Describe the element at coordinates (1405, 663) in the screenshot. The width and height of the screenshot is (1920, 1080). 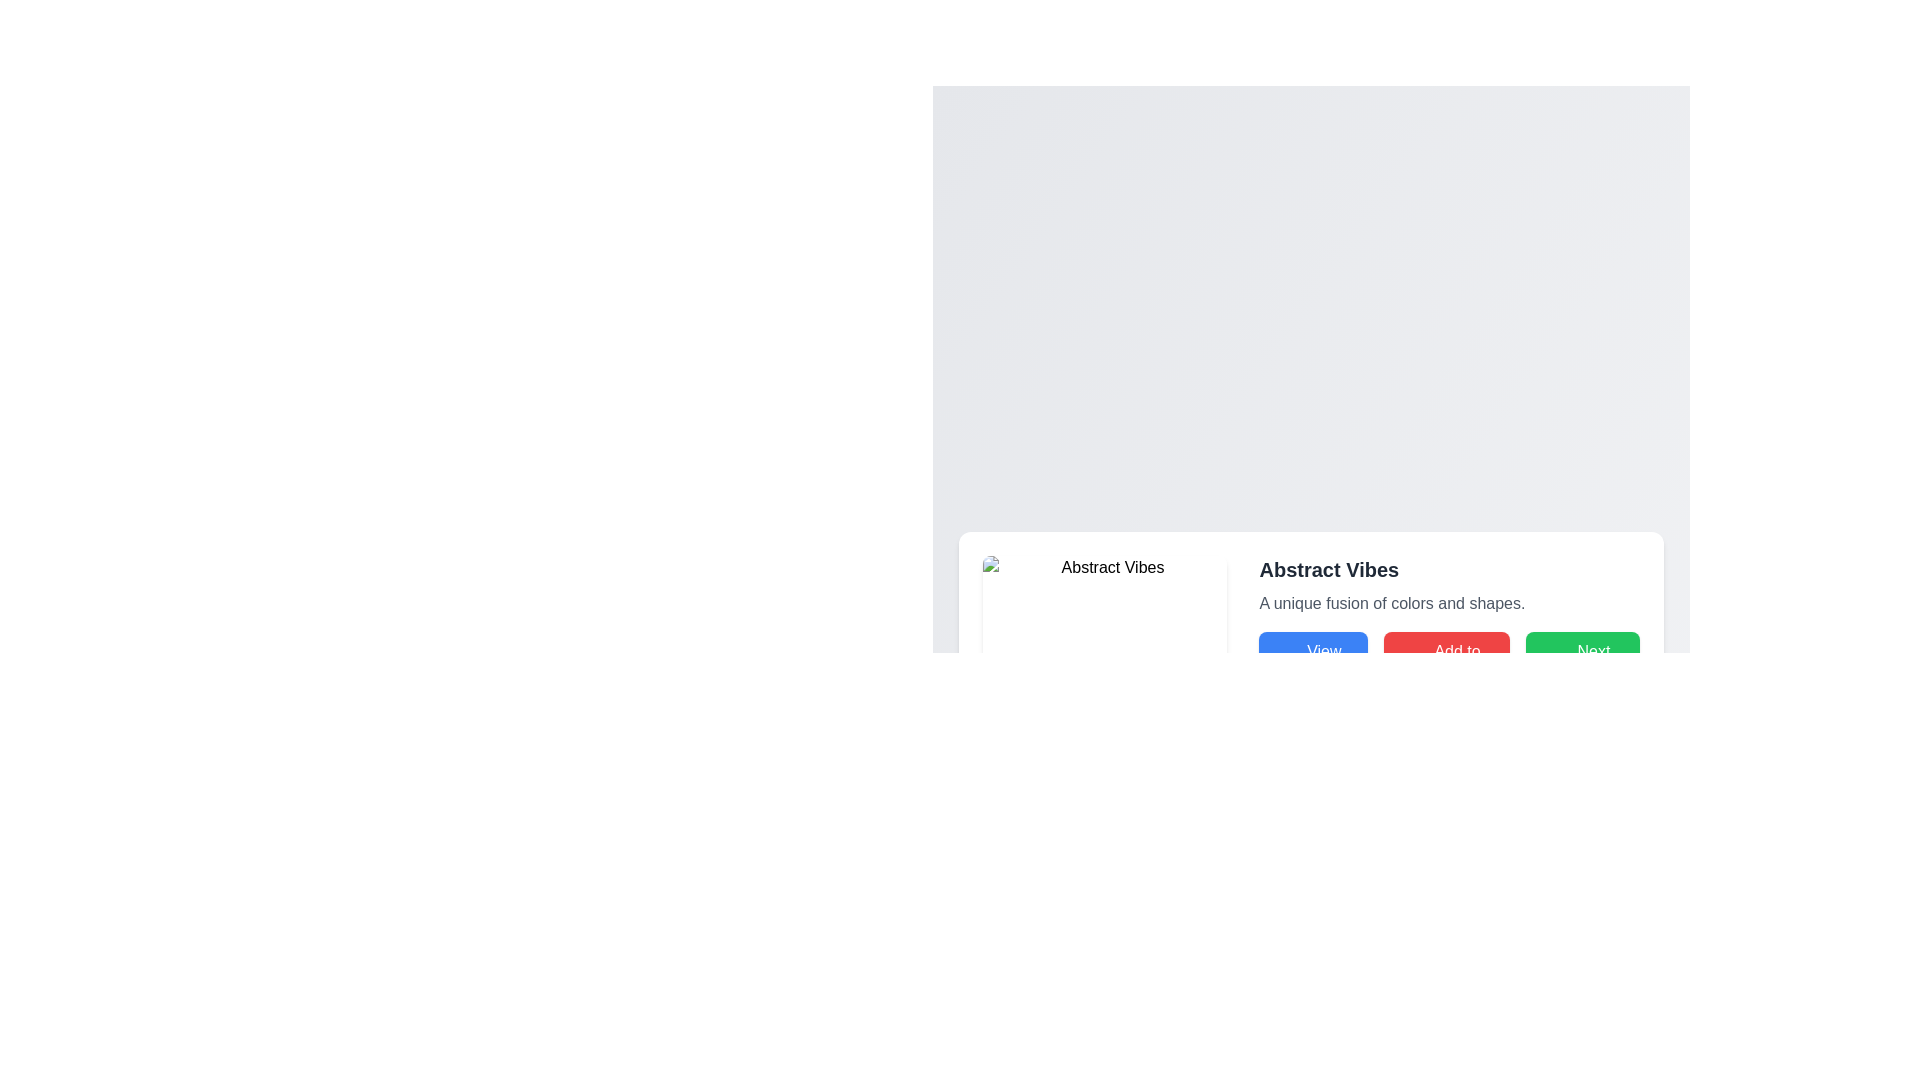
I see `the heart icon which is part of the 'Add to Favorites' button, located near the center of the bottom interface, slightly offset to the left of the button's text` at that location.